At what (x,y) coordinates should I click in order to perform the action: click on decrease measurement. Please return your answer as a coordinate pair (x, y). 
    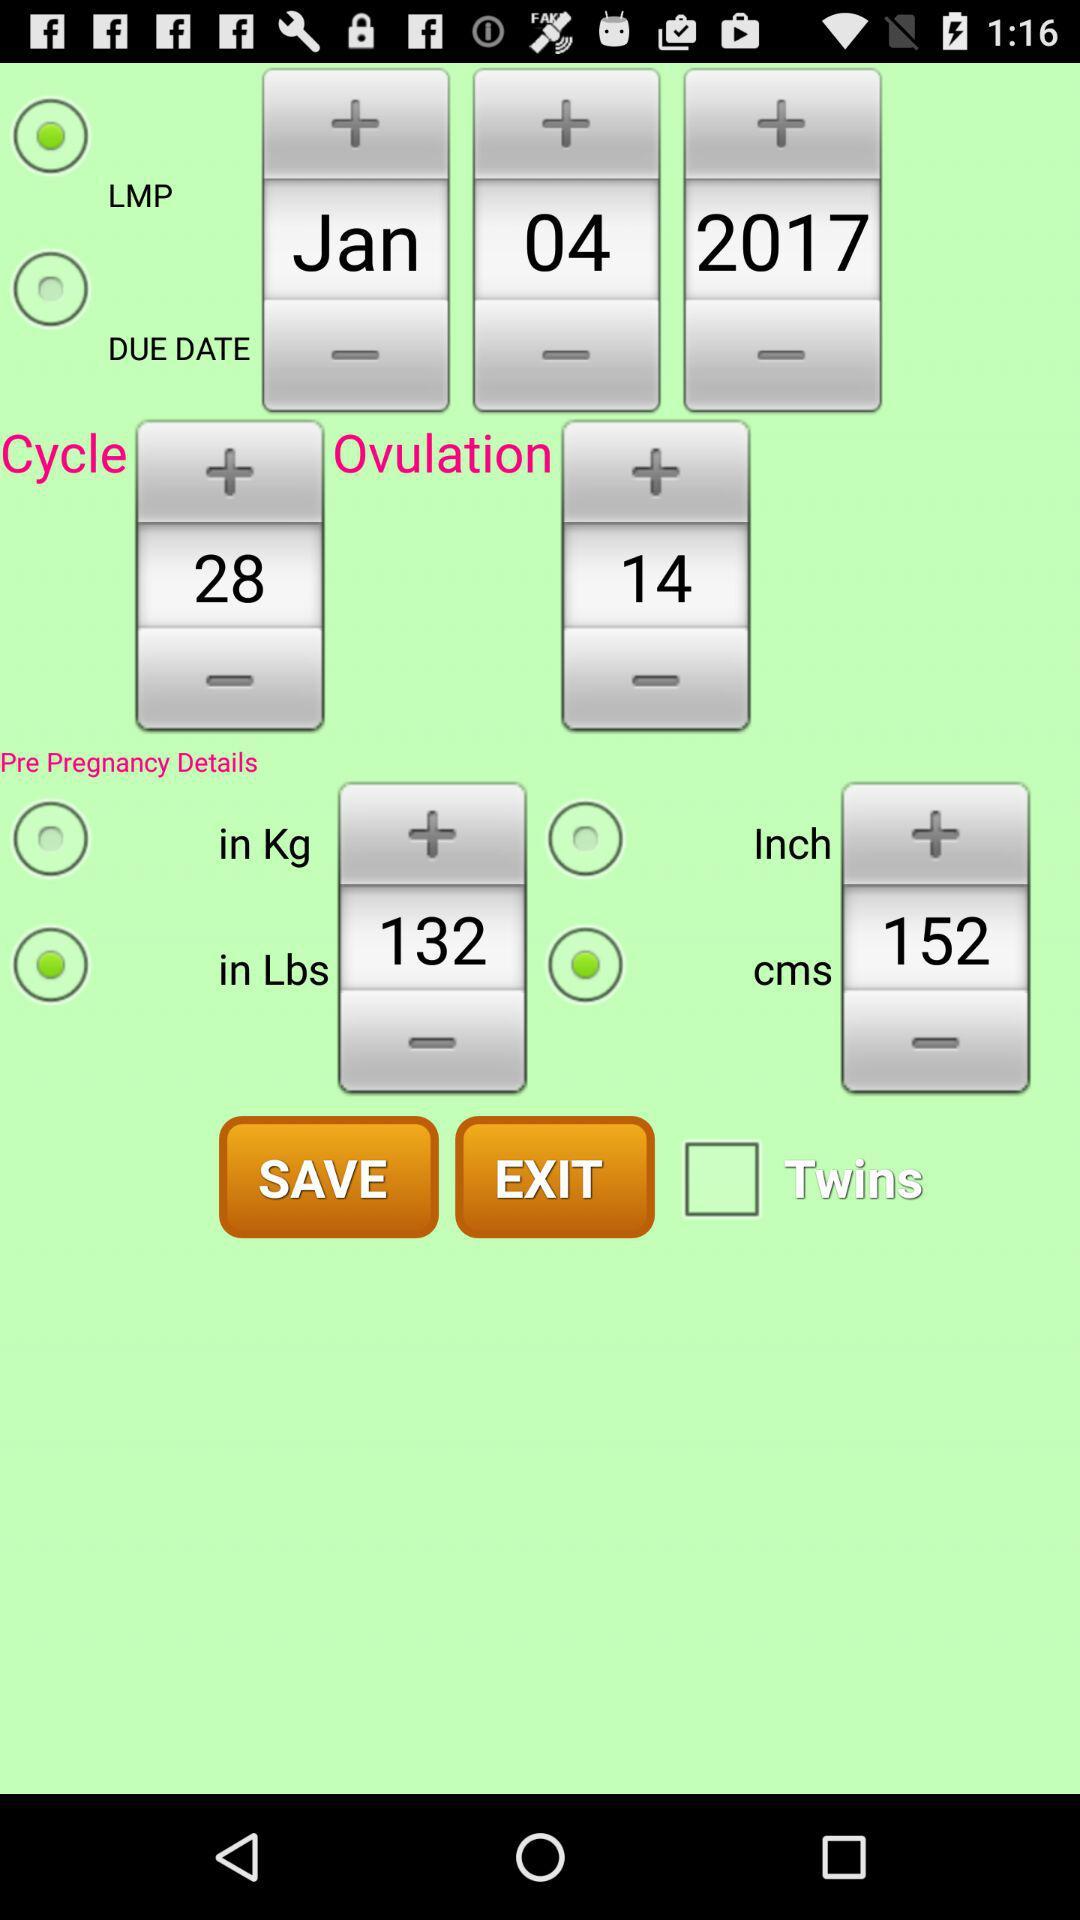
    Looking at the image, I should click on (935, 1048).